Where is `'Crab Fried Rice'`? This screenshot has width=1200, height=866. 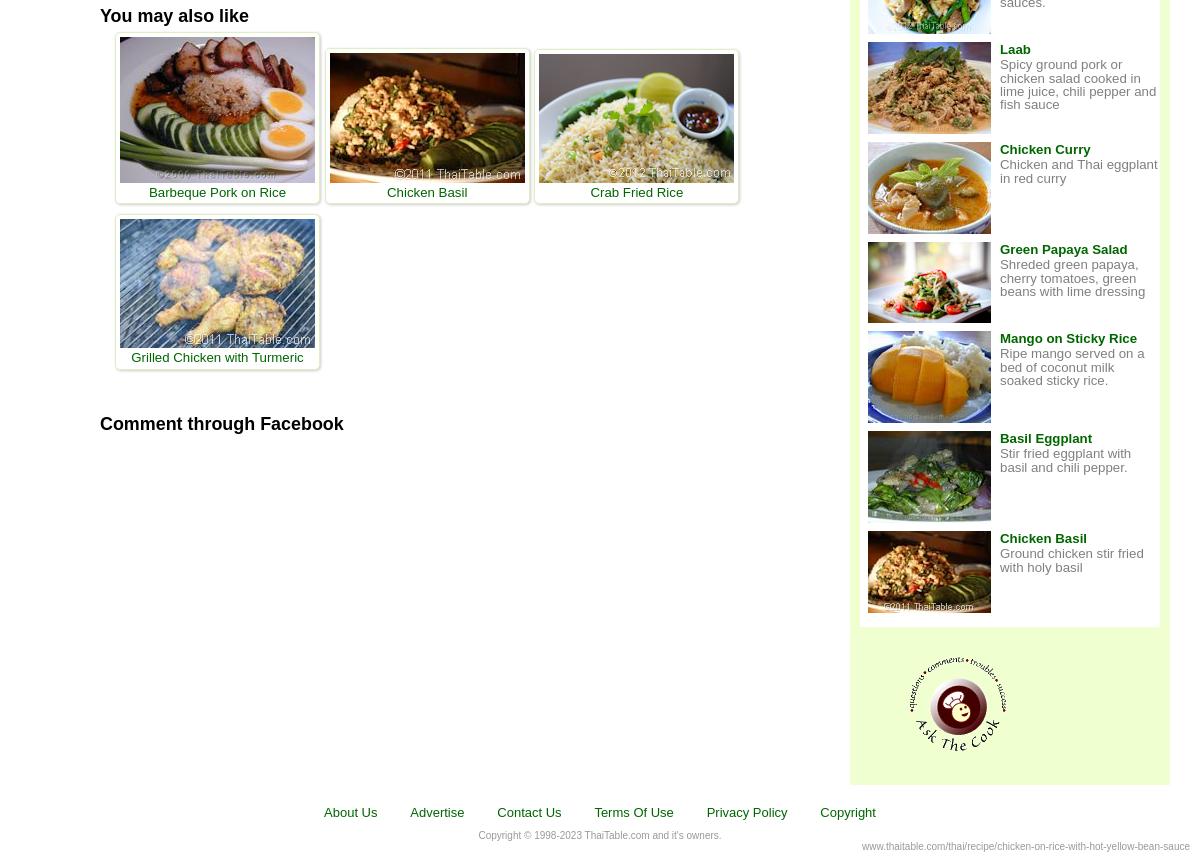
'Crab Fried Rice' is located at coordinates (636, 191).